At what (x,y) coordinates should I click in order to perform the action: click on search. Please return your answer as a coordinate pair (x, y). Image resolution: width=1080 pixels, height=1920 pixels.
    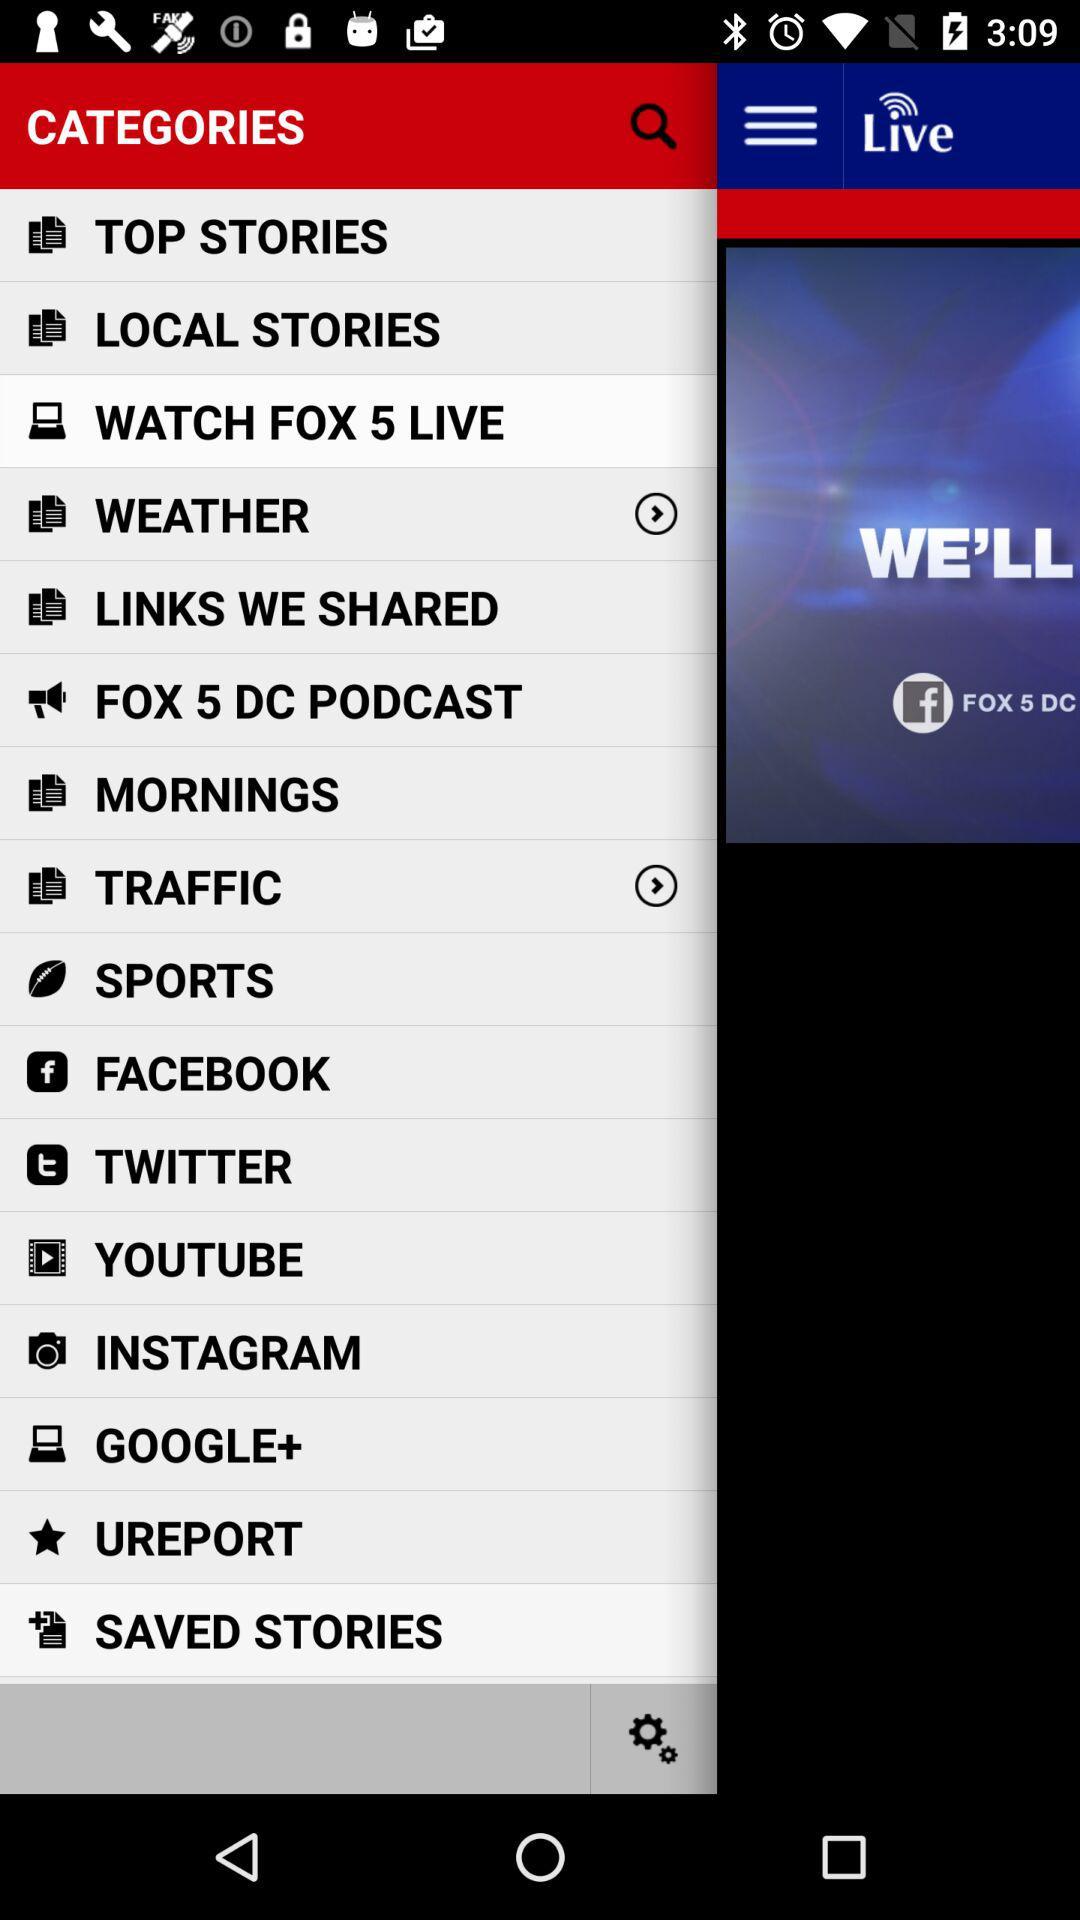
    Looking at the image, I should click on (654, 124).